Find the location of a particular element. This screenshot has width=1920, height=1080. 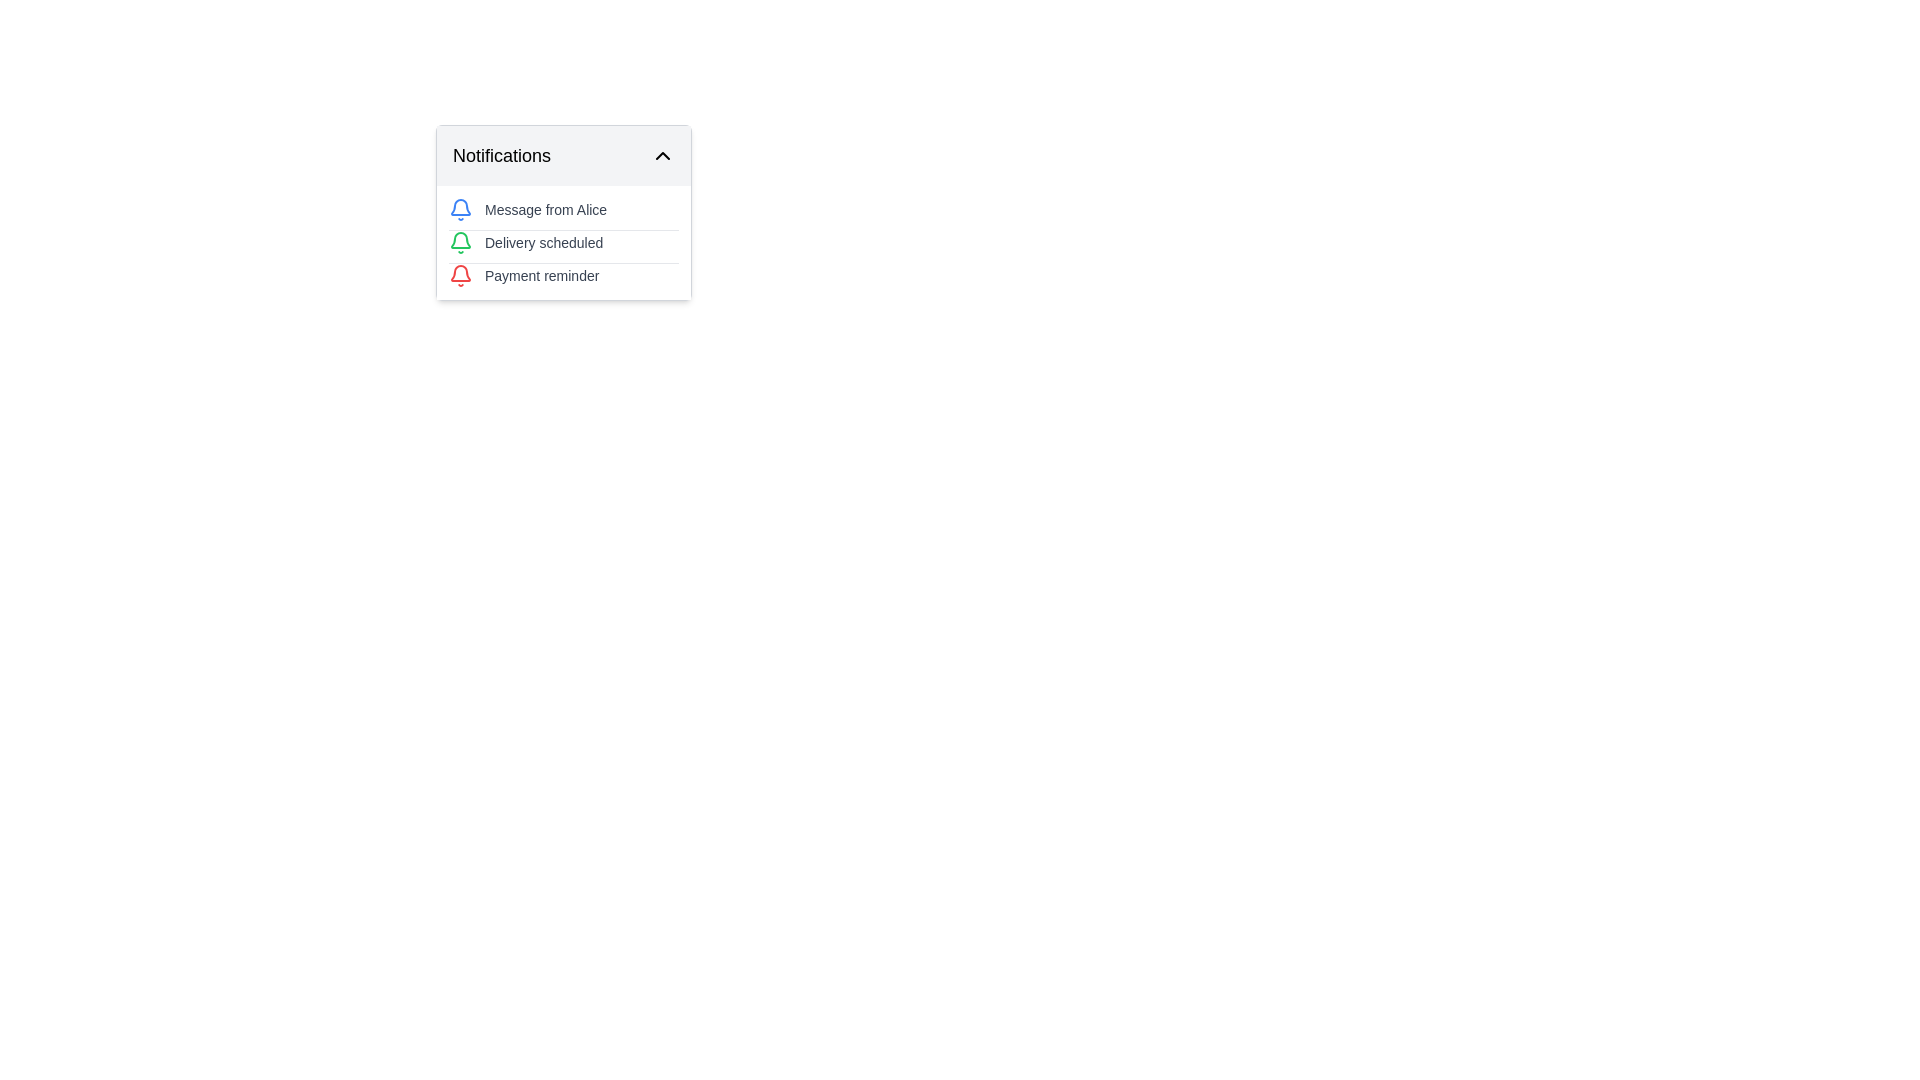

the design or state of the notification icon for 'Message from Alice', located as the first item in the Notifications section is located at coordinates (459, 209).